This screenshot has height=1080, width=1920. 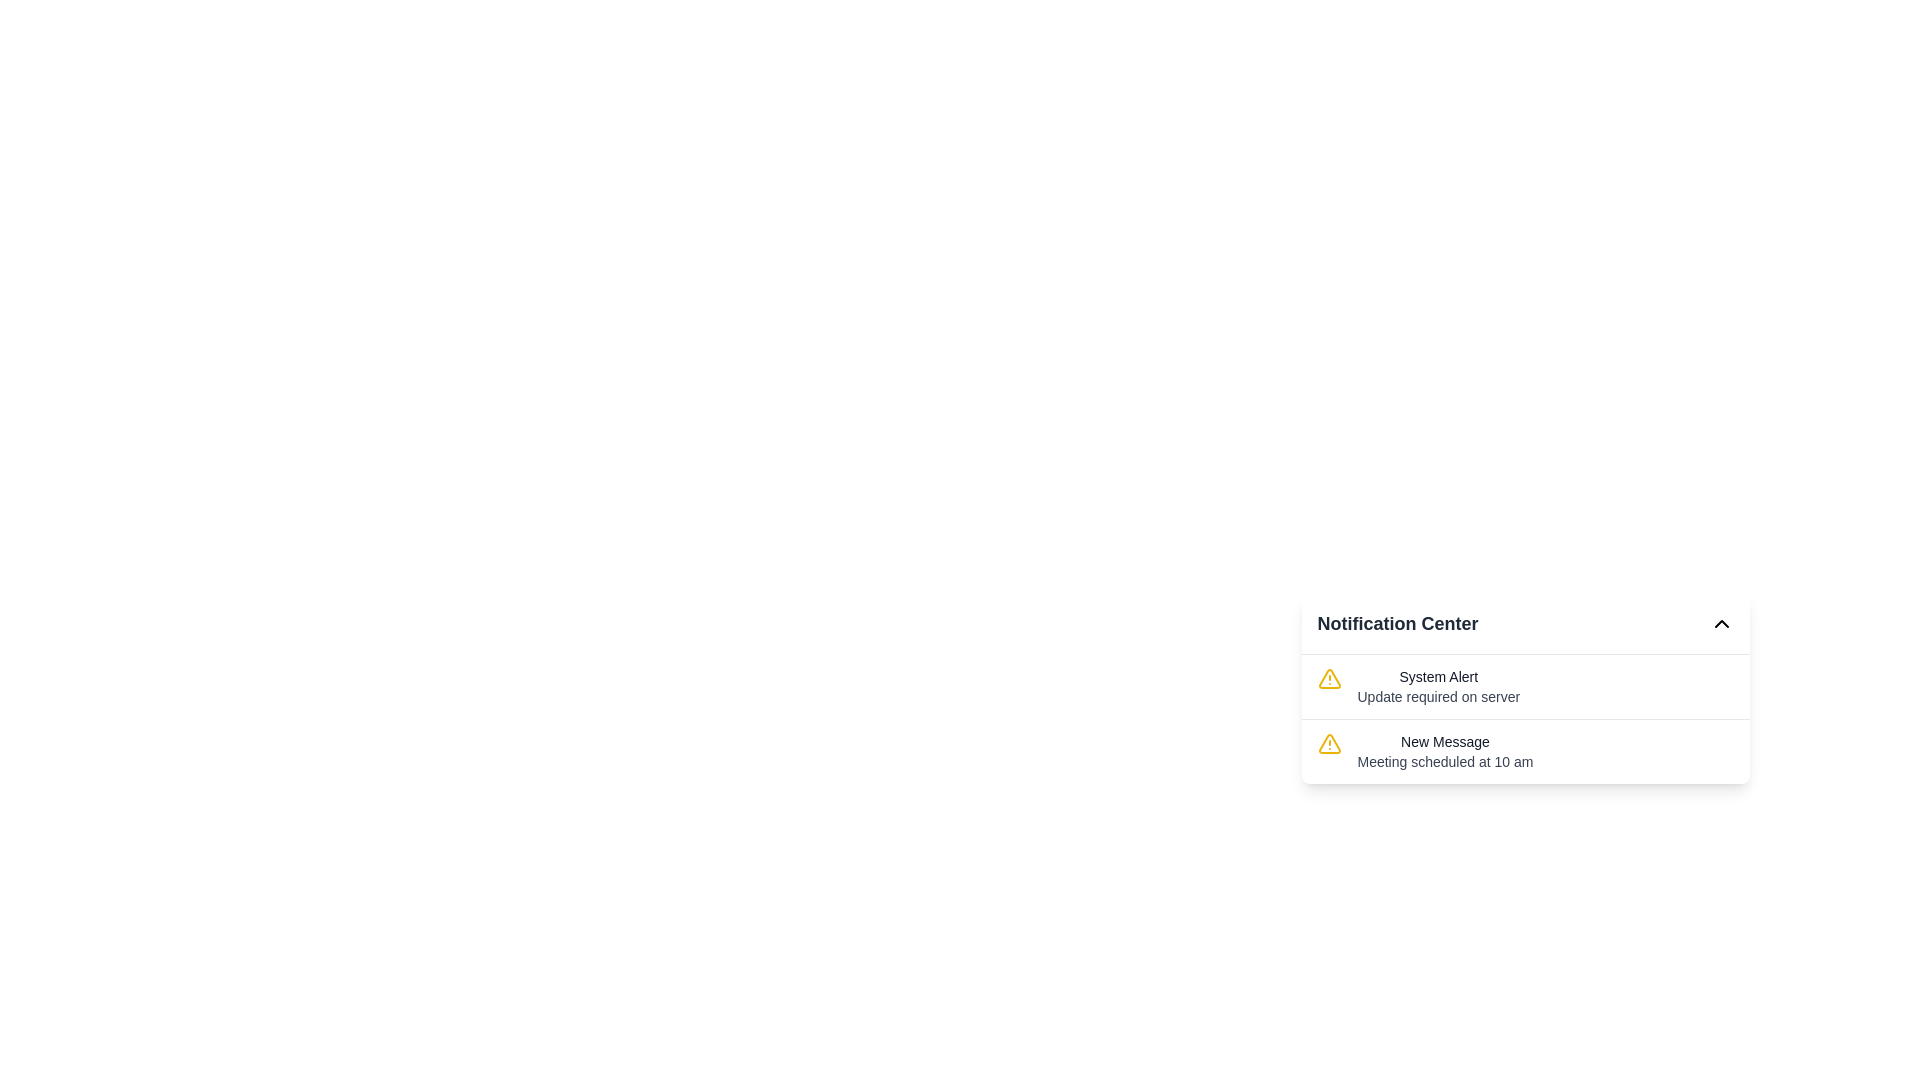 What do you see at coordinates (1445, 762) in the screenshot?
I see `the text label that reads 'Meeting scheduled at 10 am', which is located beneath the title 'New Message' in a notification card on the right side of the interface` at bounding box center [1445, 762].